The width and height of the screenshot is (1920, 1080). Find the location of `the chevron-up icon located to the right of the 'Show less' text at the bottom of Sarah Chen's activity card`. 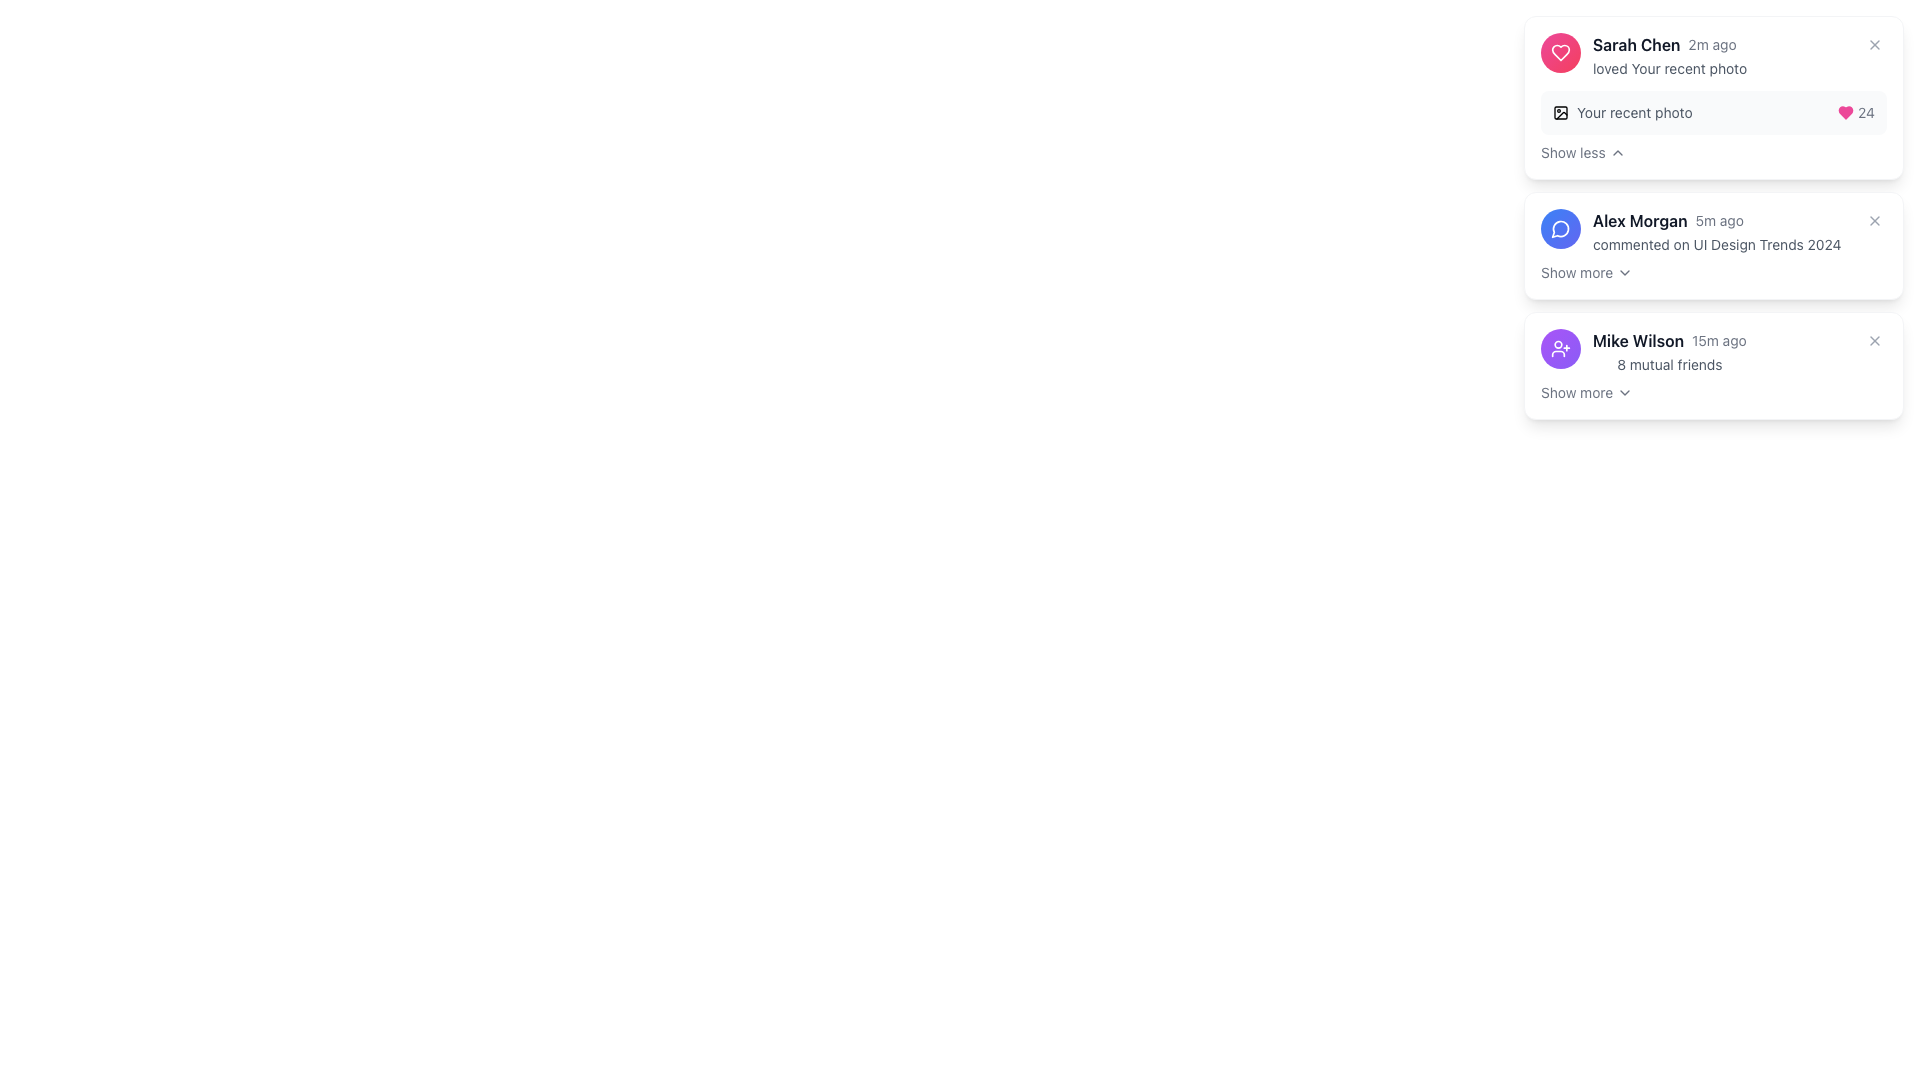

the chevron-up icon located to the right of the 'Show less' text at the bottom of Sarah Chen's activity card is located at coordinates (1617, 152).